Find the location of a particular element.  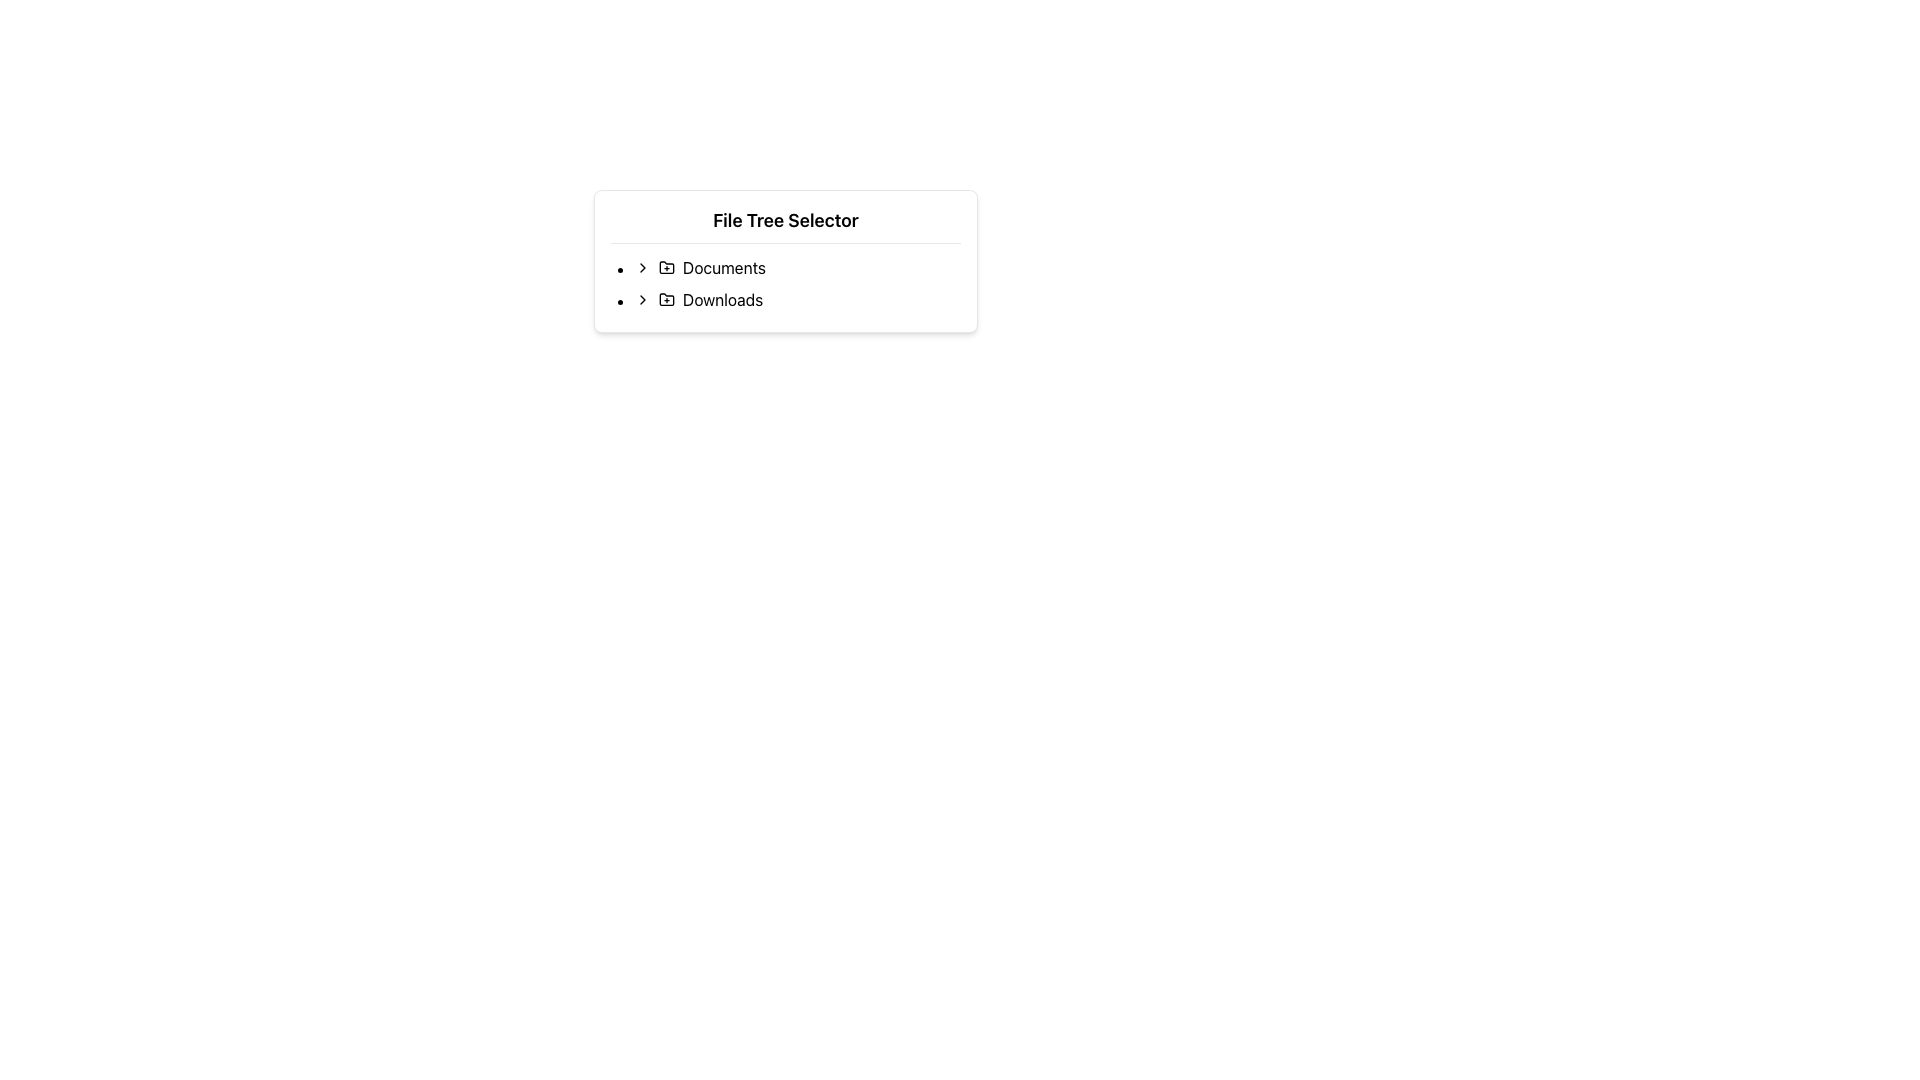

the graphical folder icon located next to the labeled text 'Downloads' in the file selector interface is located at coordinates (667, 299).